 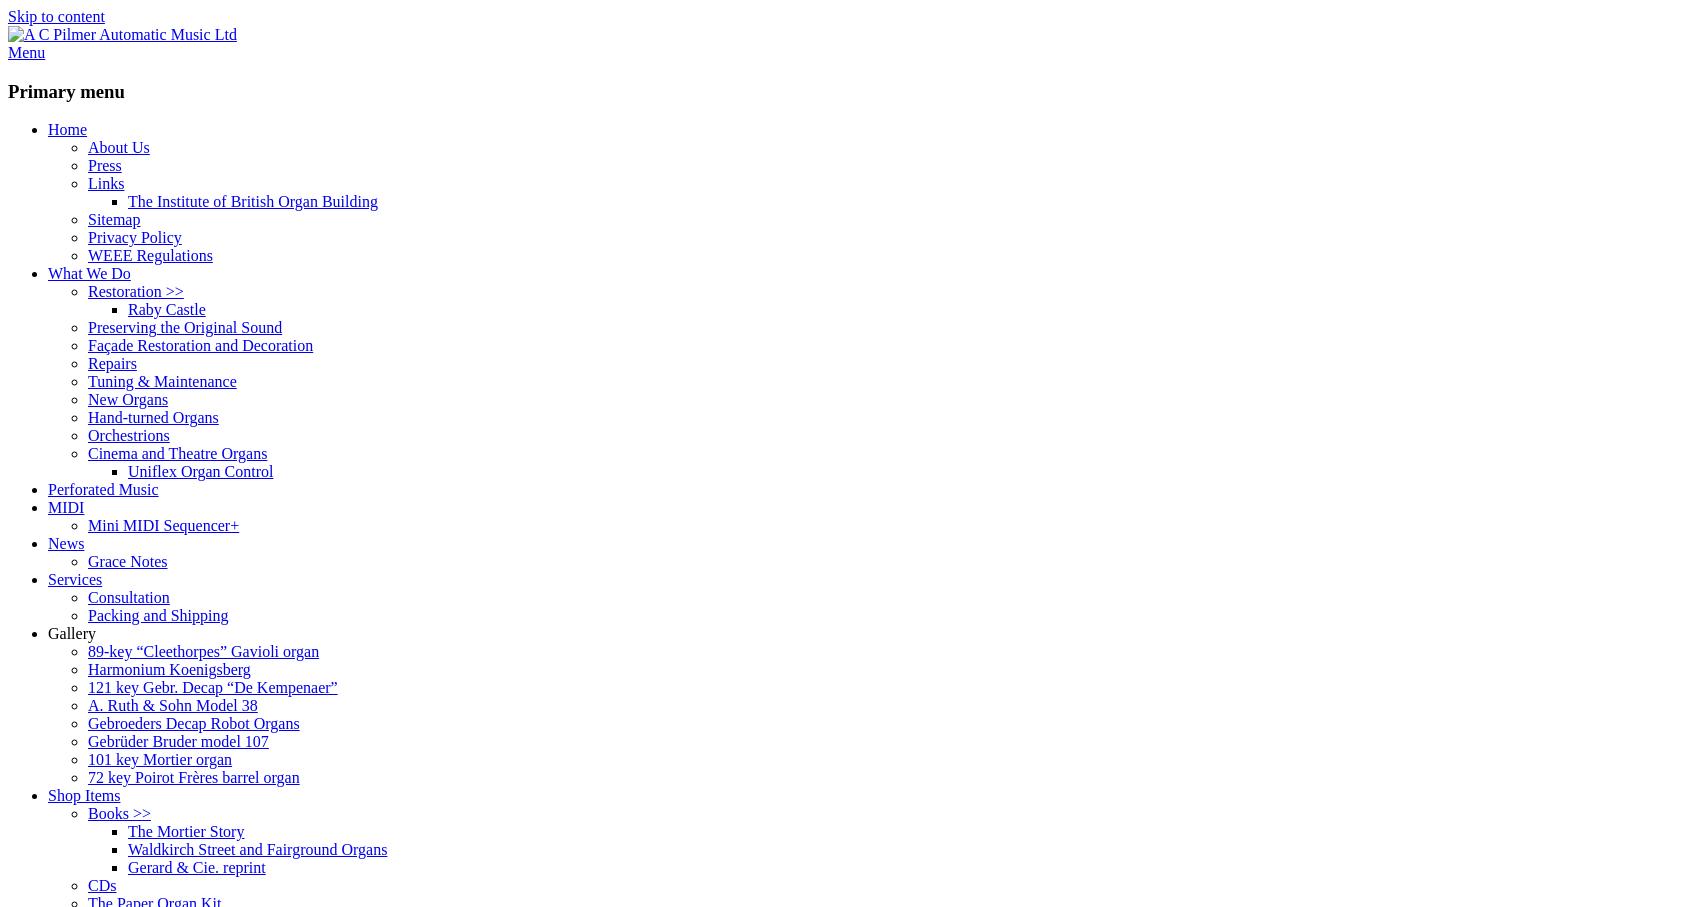 What do you see at coordinates (153, 416) in the screenshot?
I see `'Hand-turned Organs'` at bounding box center [153, 416].